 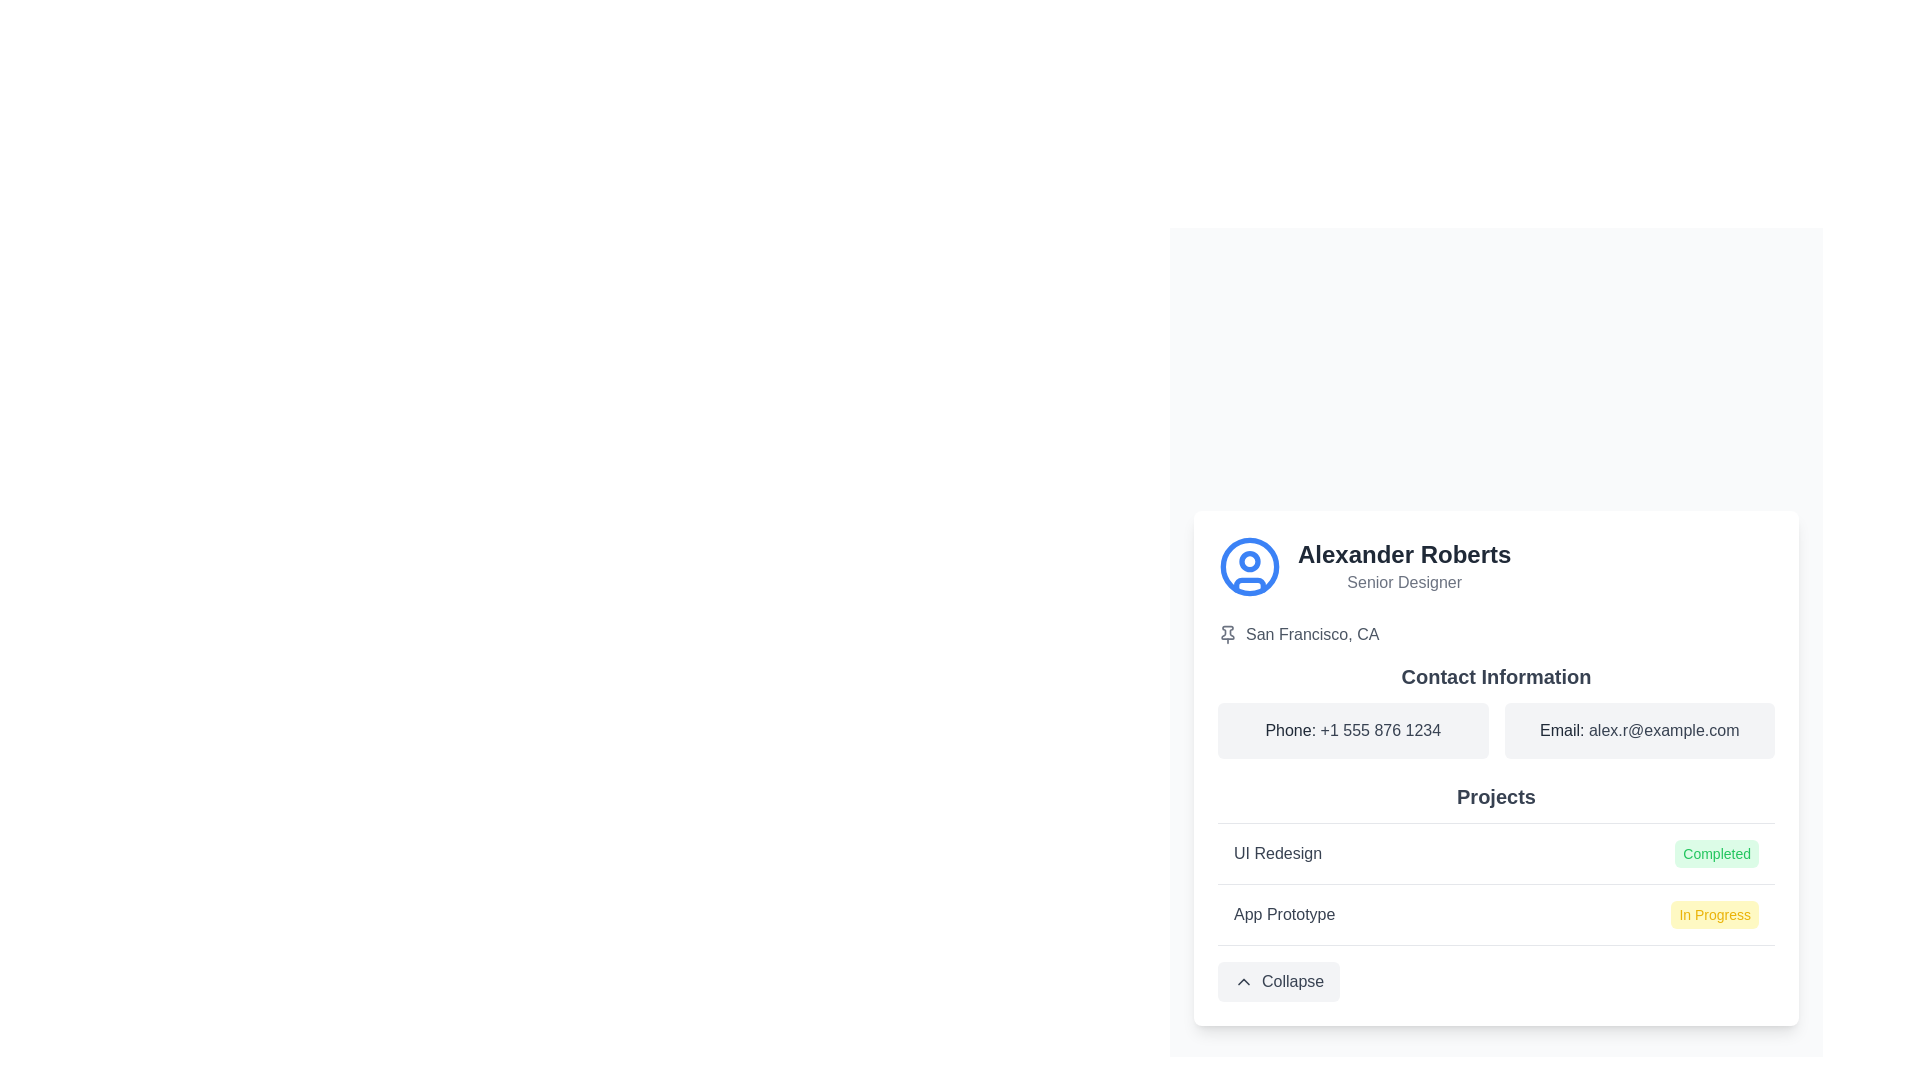 What do you see at coordinates (1496, 675) in the screenshot?
I see `text label indicating 'Contact Information', which serves as a section title for contact details including phone number and email` at bounding box center [1496, 675].